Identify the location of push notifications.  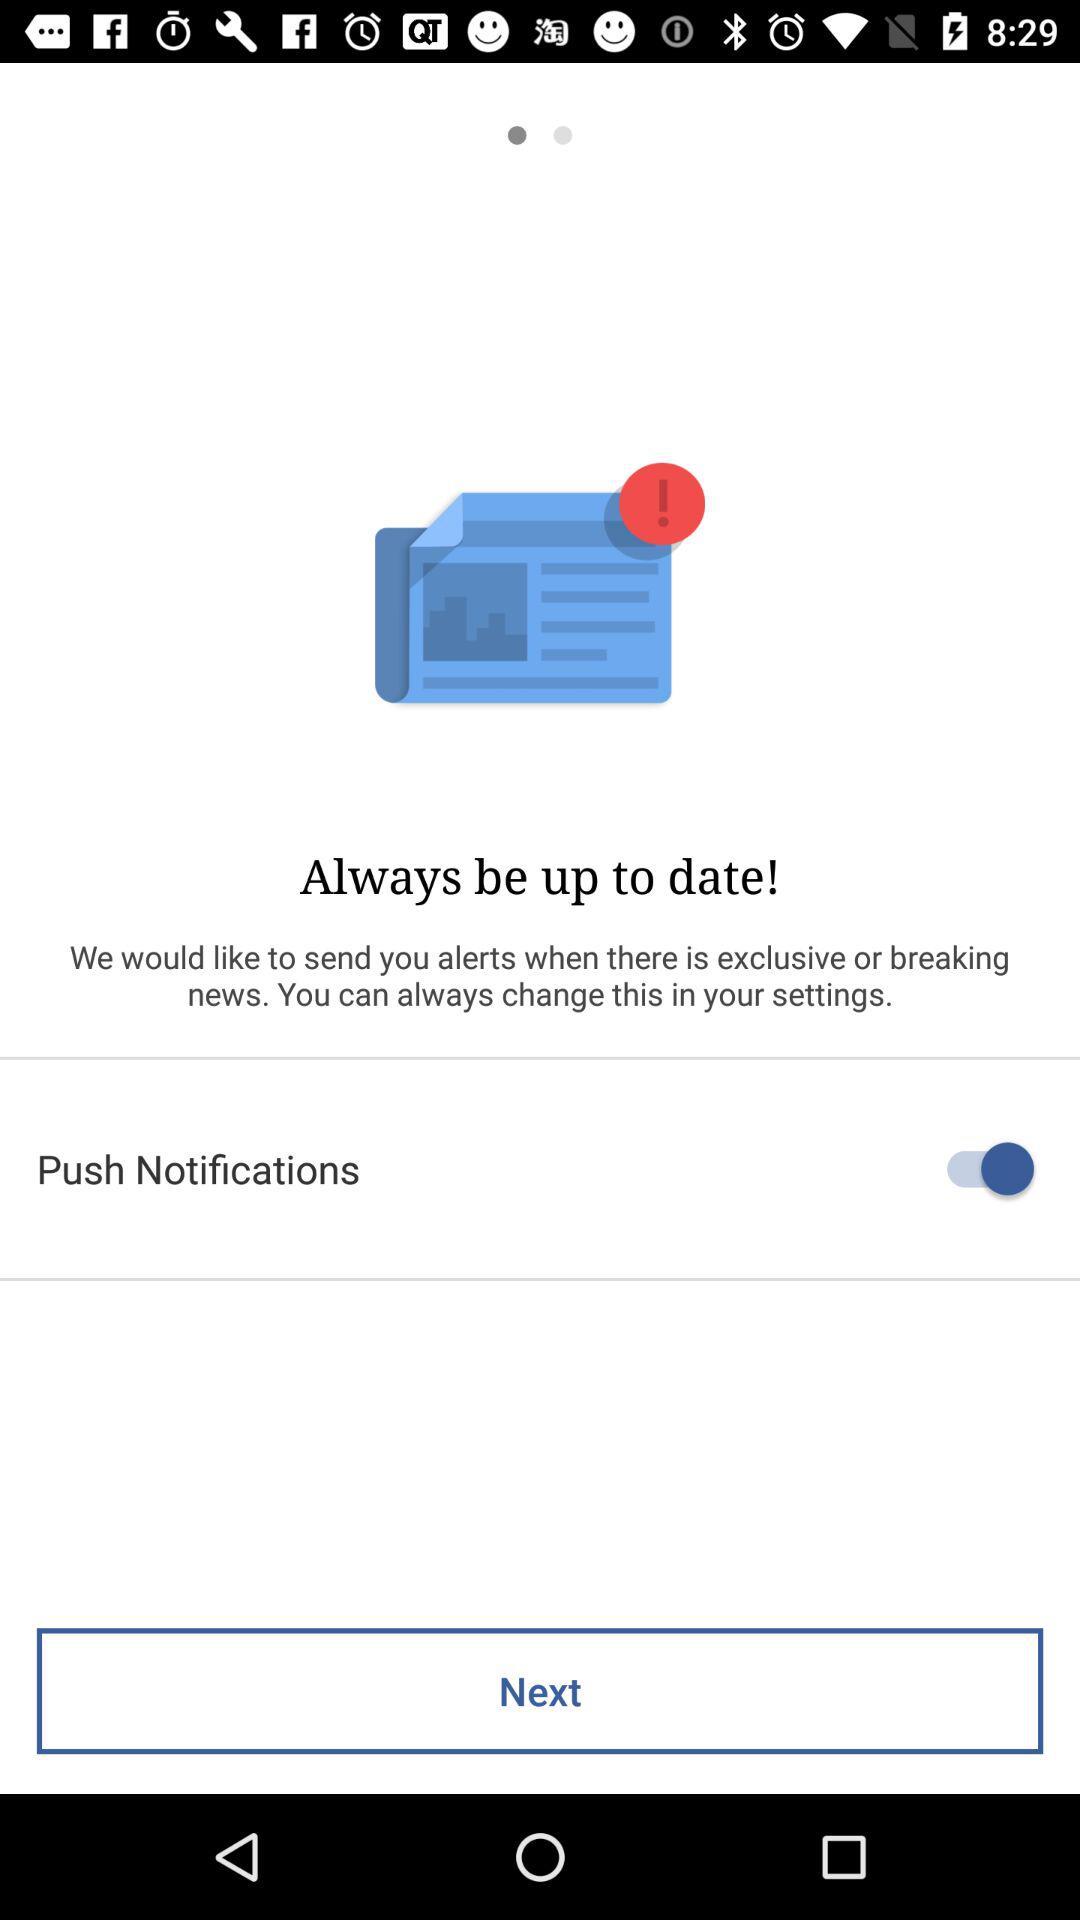
(540, 1168).